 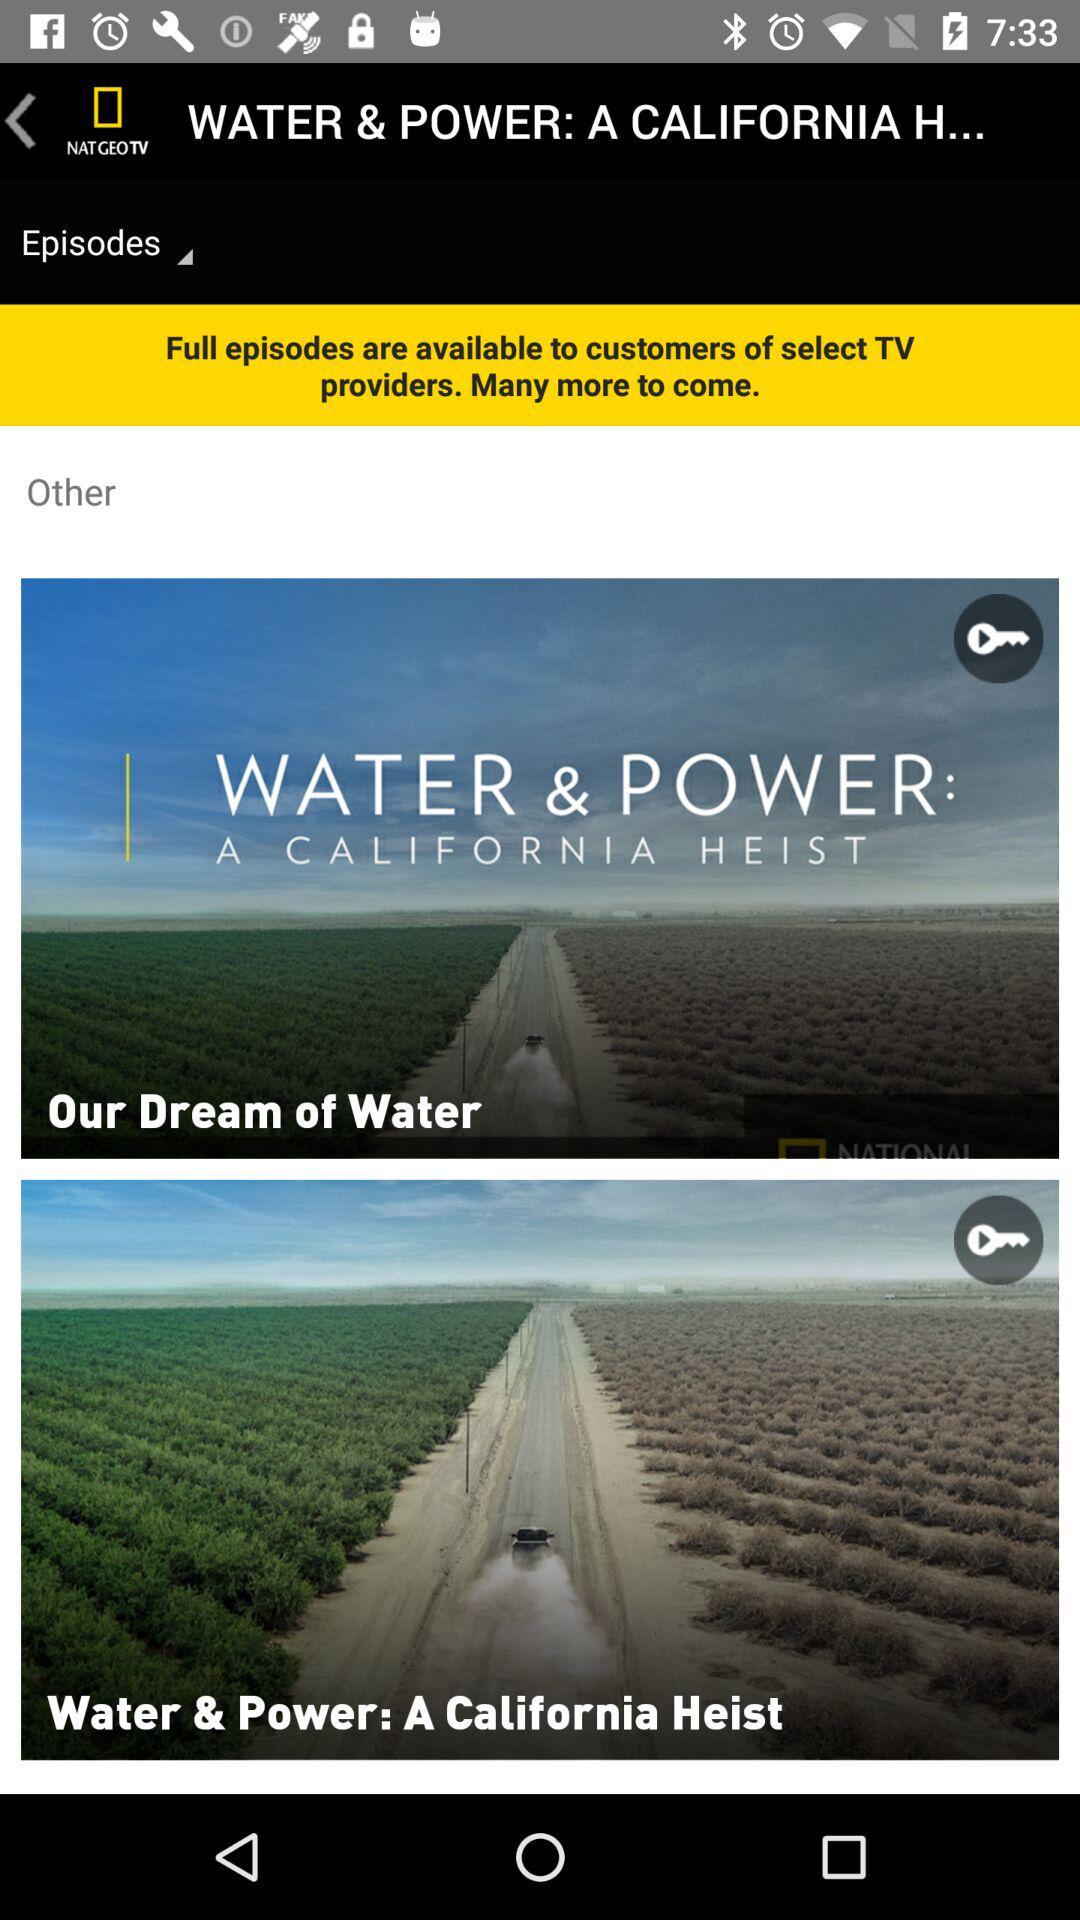 I want to click on the icon which is next to the episodes, so click(x=185, y=256).